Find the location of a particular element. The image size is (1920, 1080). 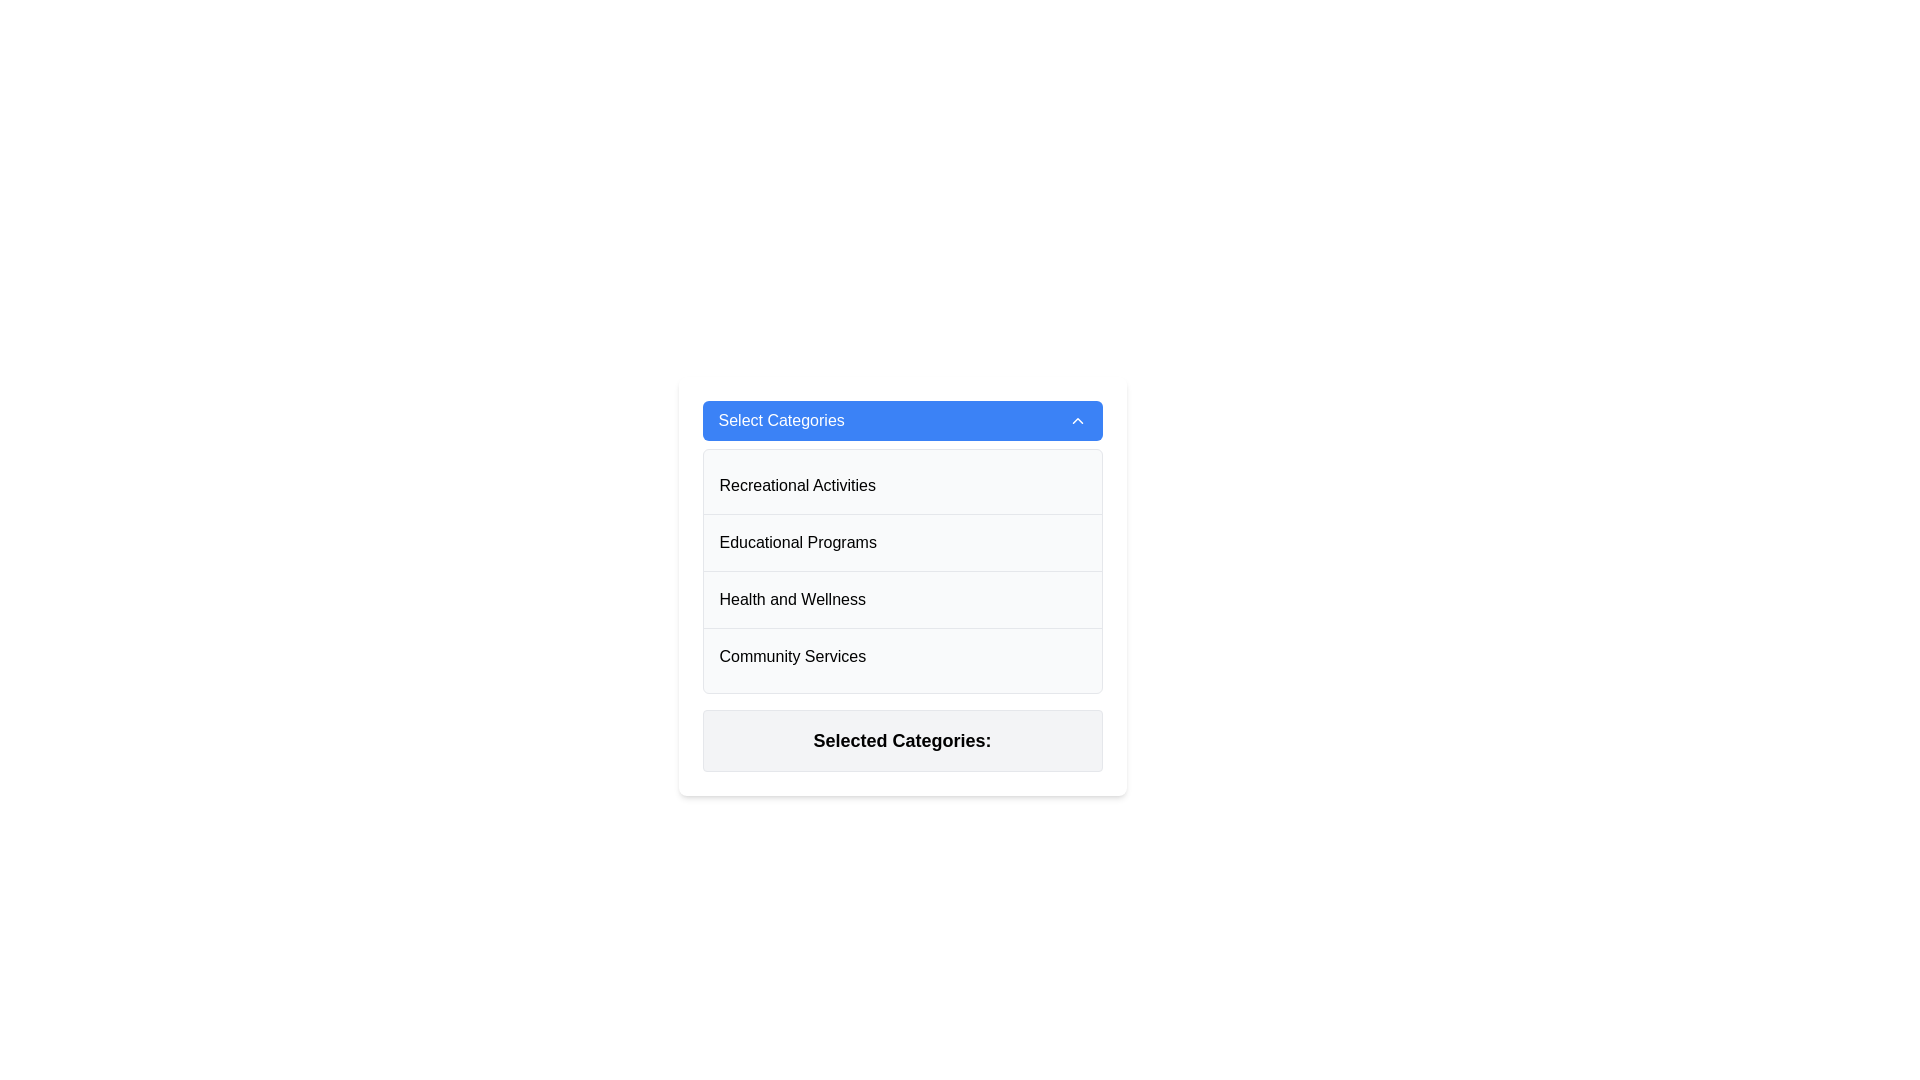

the 'Recreational Activities' label in the 'Select Categories' dropdown is located at coordinates (796, 486).